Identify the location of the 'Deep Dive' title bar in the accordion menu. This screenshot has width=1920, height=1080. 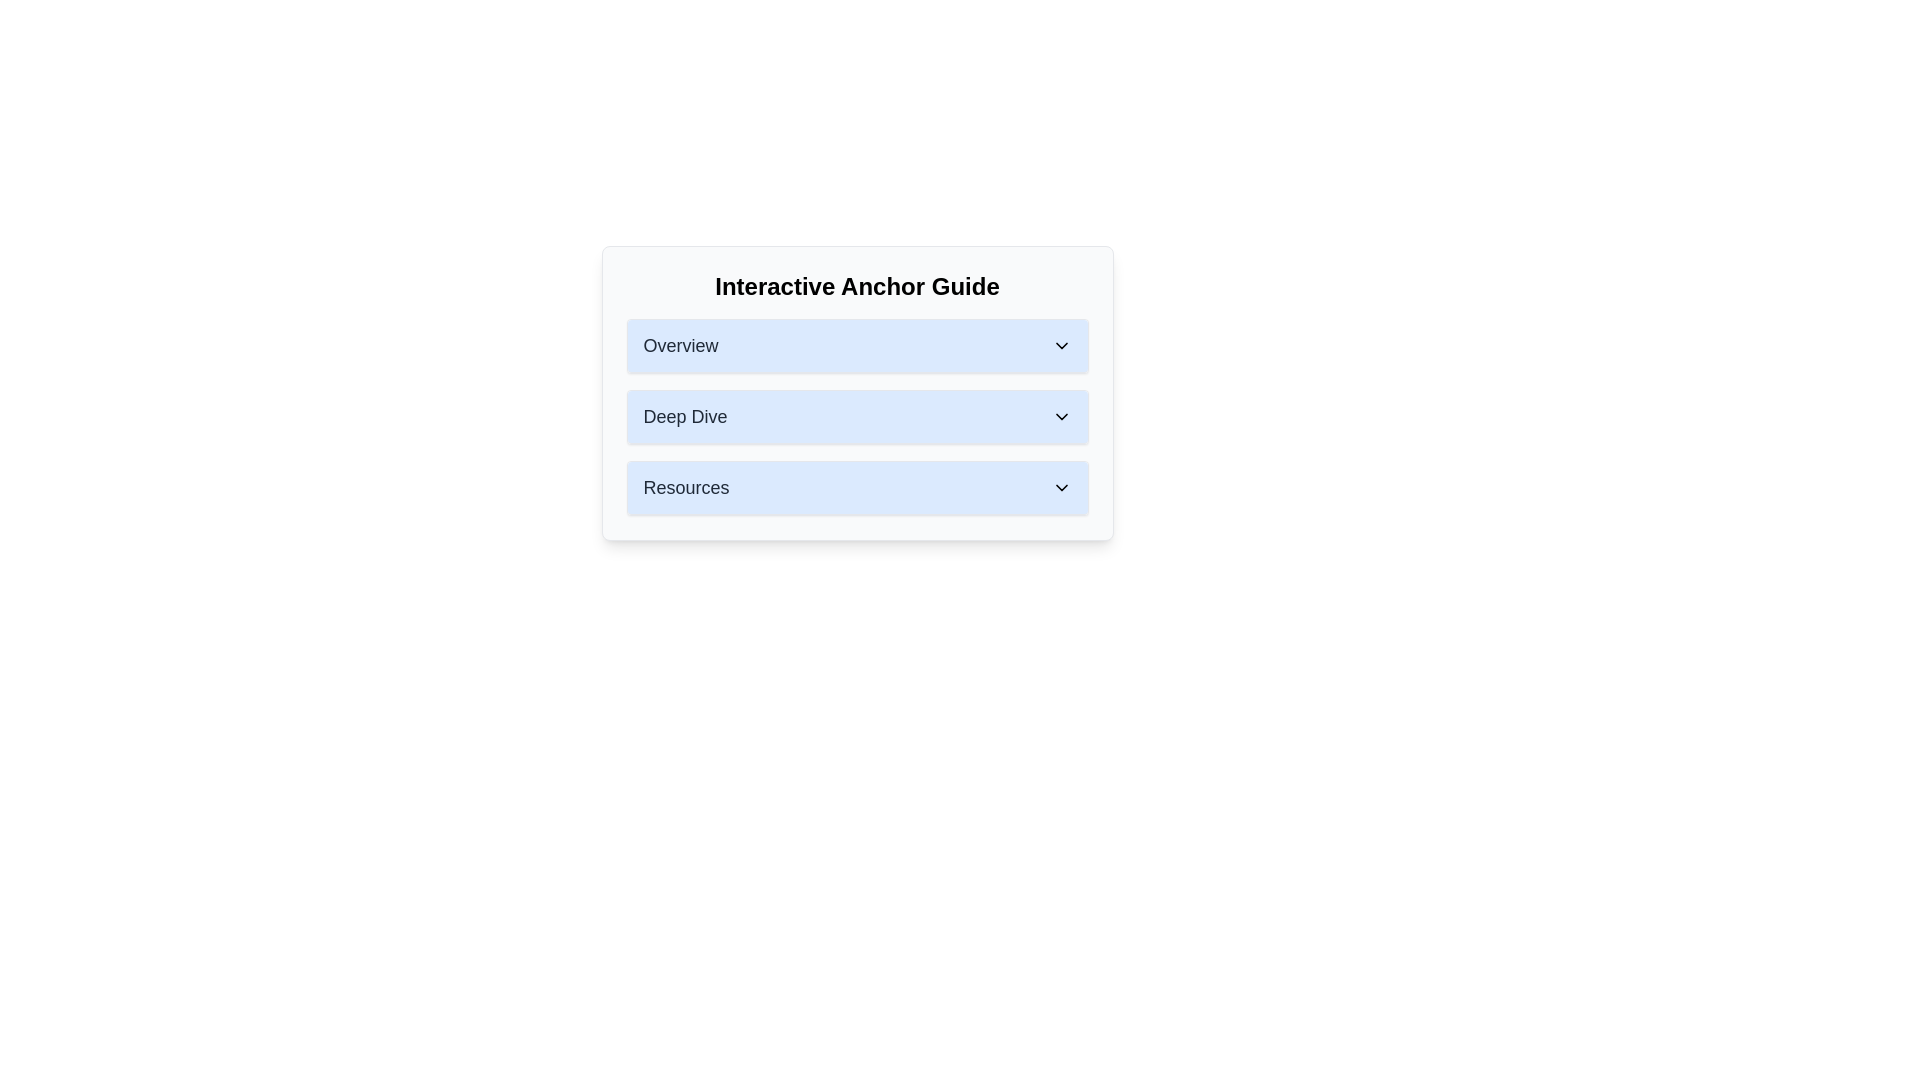
(857, 416).